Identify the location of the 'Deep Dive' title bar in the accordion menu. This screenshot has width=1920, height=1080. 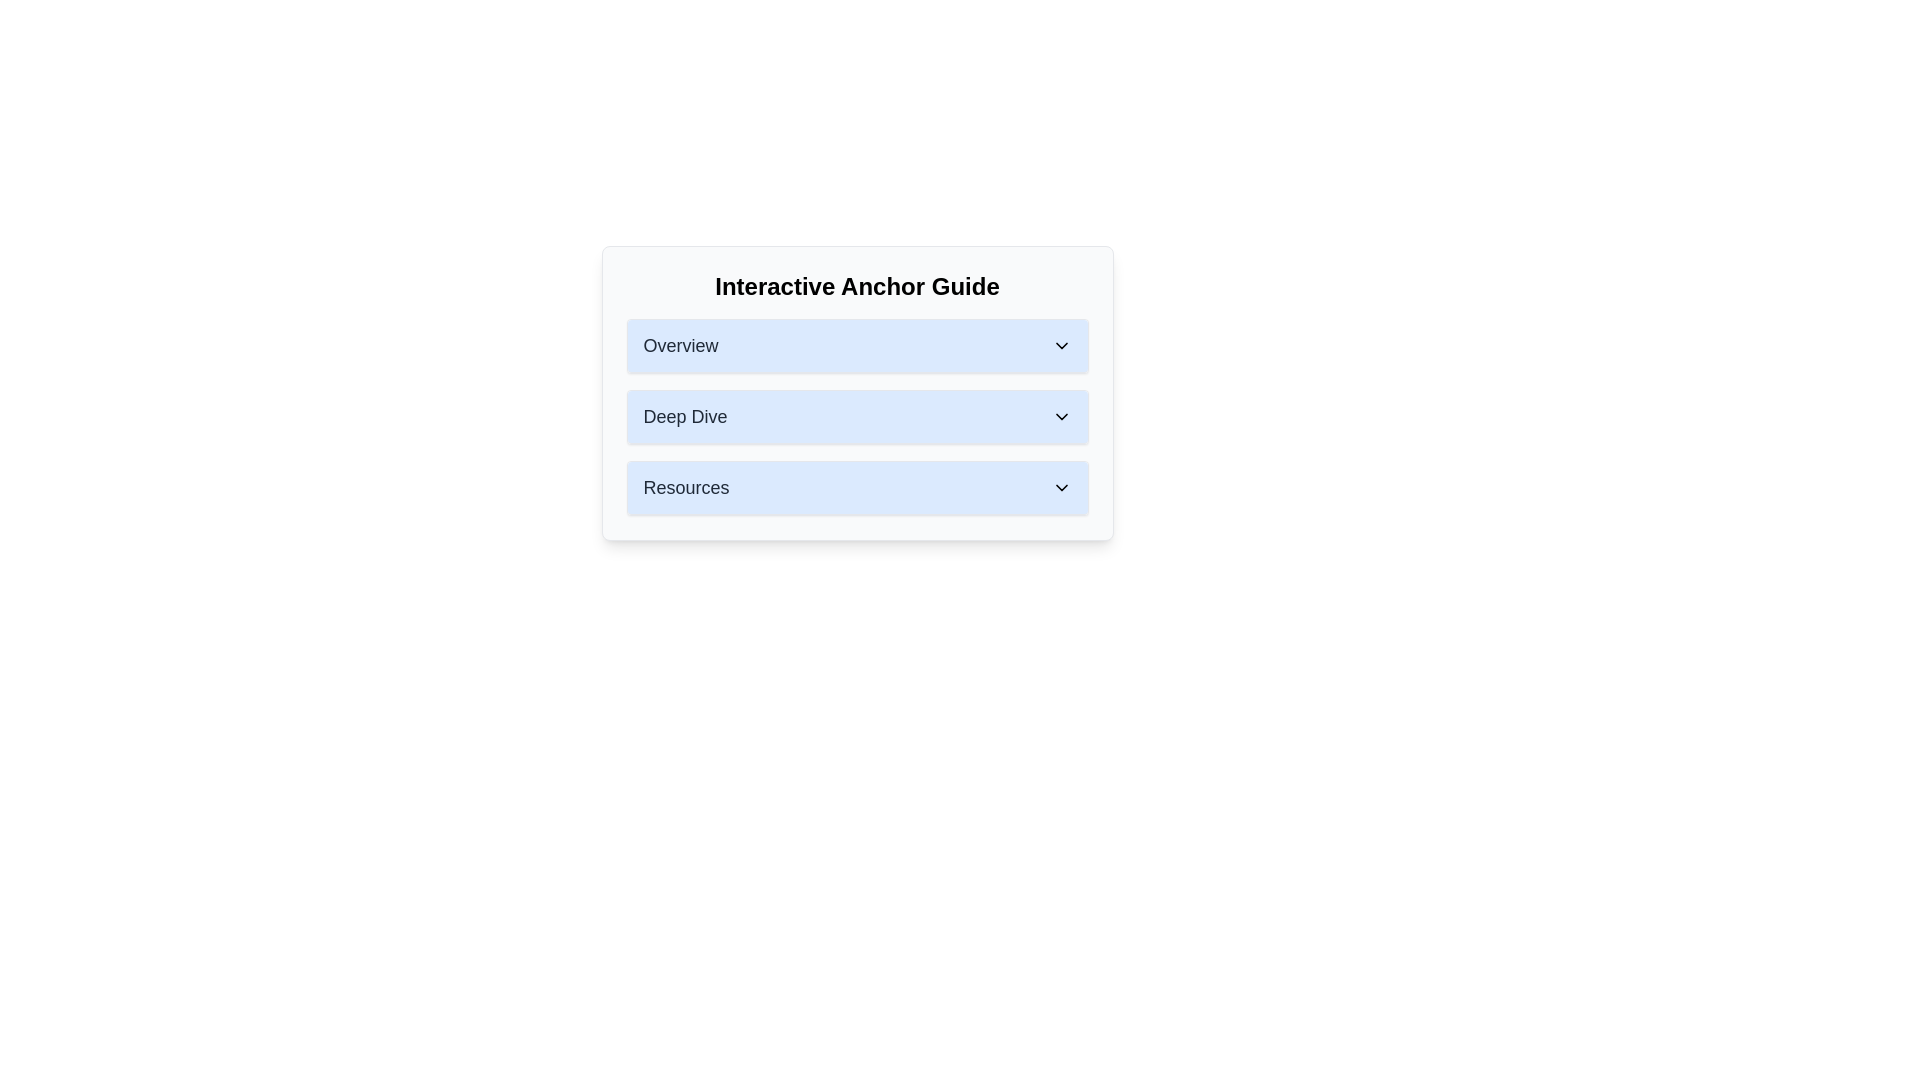
(857, 416).